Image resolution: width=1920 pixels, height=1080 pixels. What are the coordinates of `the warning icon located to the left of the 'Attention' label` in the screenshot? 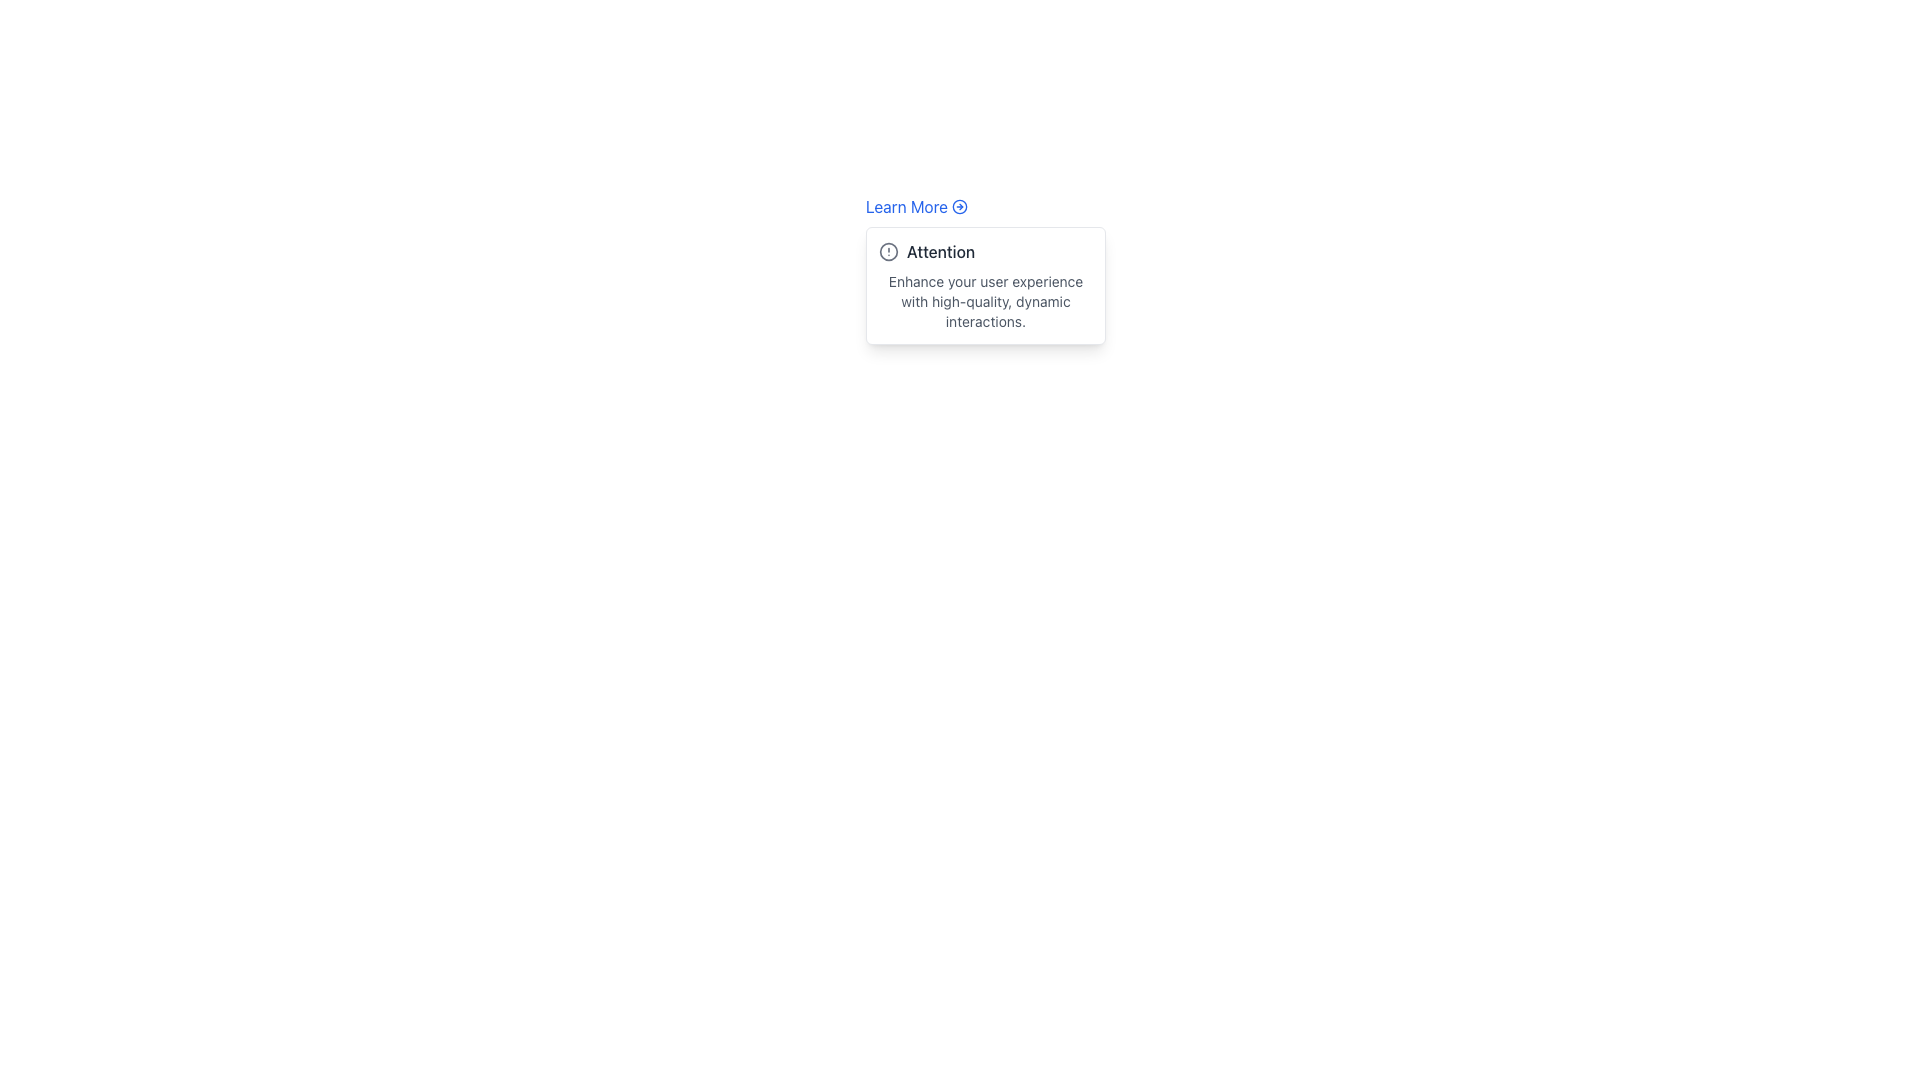 It's located at (887, 250).